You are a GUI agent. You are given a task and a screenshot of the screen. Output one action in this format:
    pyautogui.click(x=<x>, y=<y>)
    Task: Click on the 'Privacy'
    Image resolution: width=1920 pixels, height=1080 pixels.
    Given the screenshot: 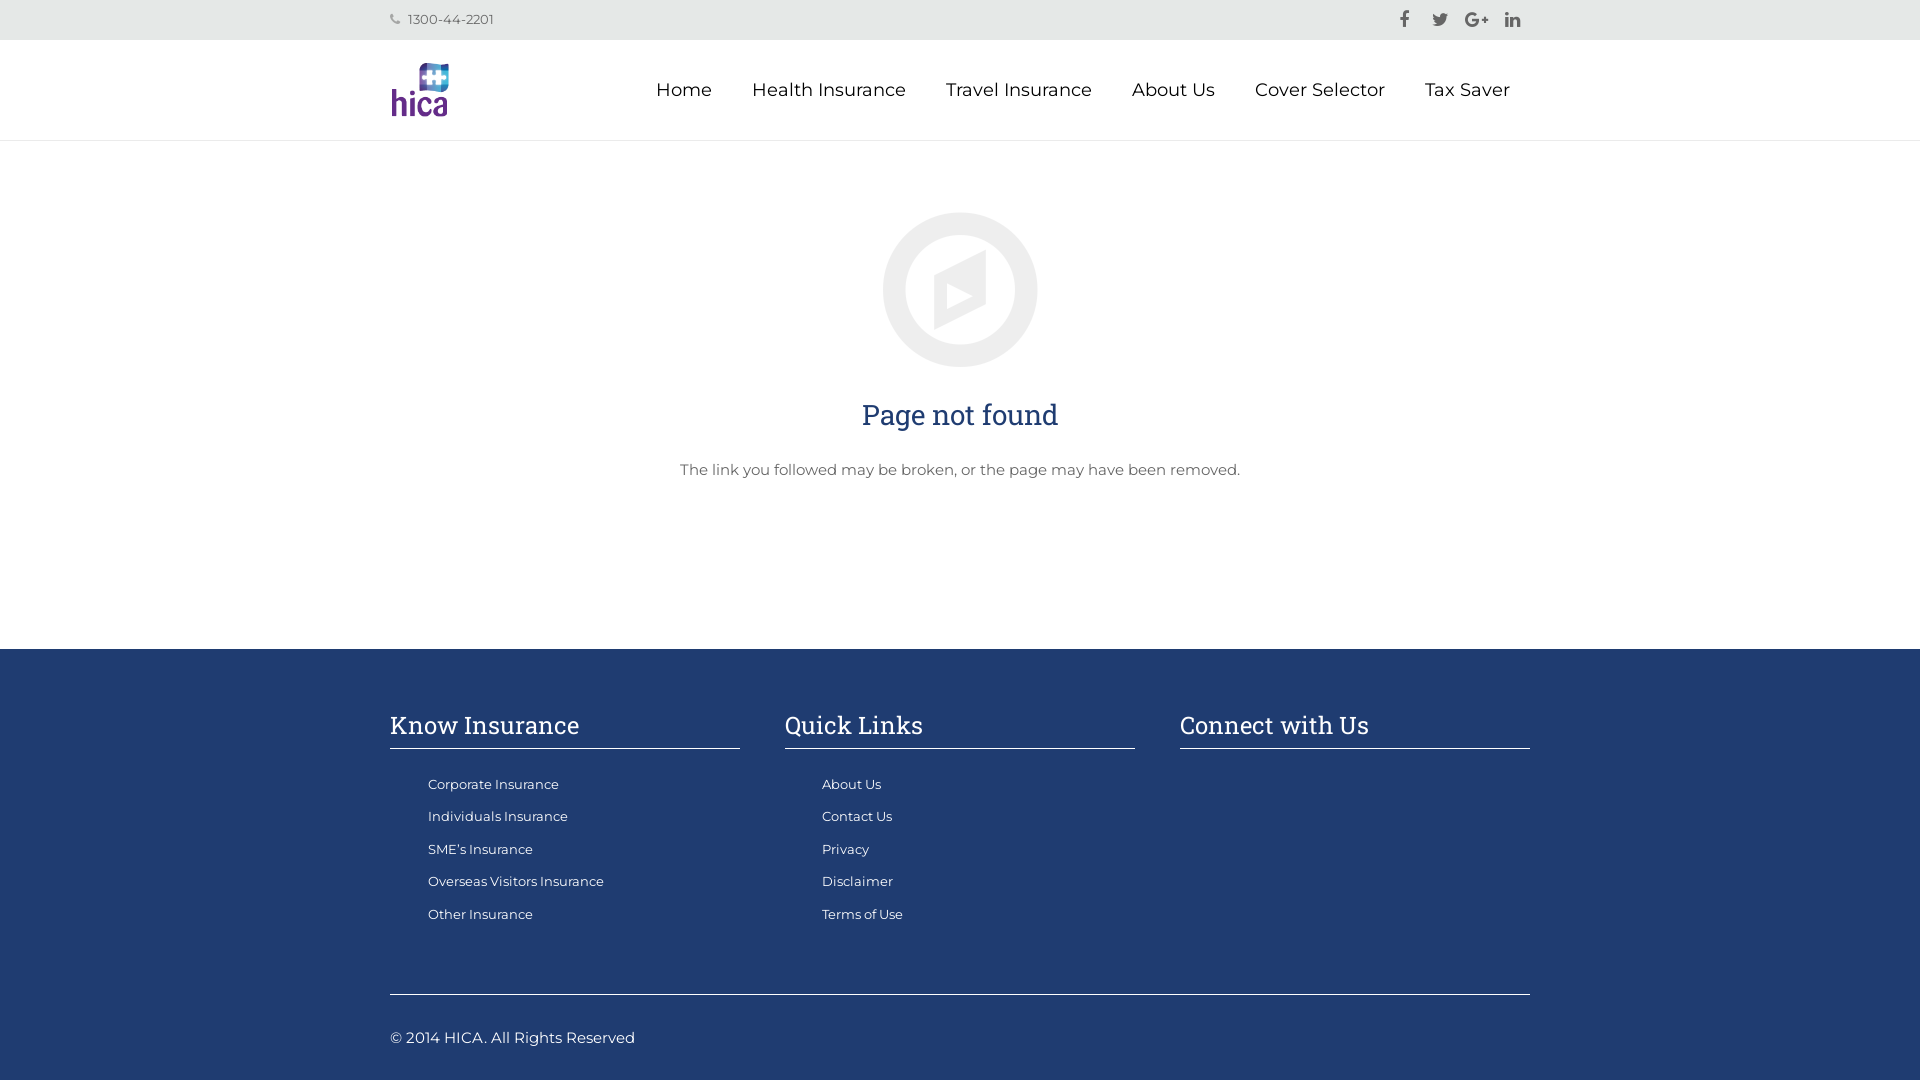 What is the action you would take?
    pyautogui.click(x=845, y=848)
    